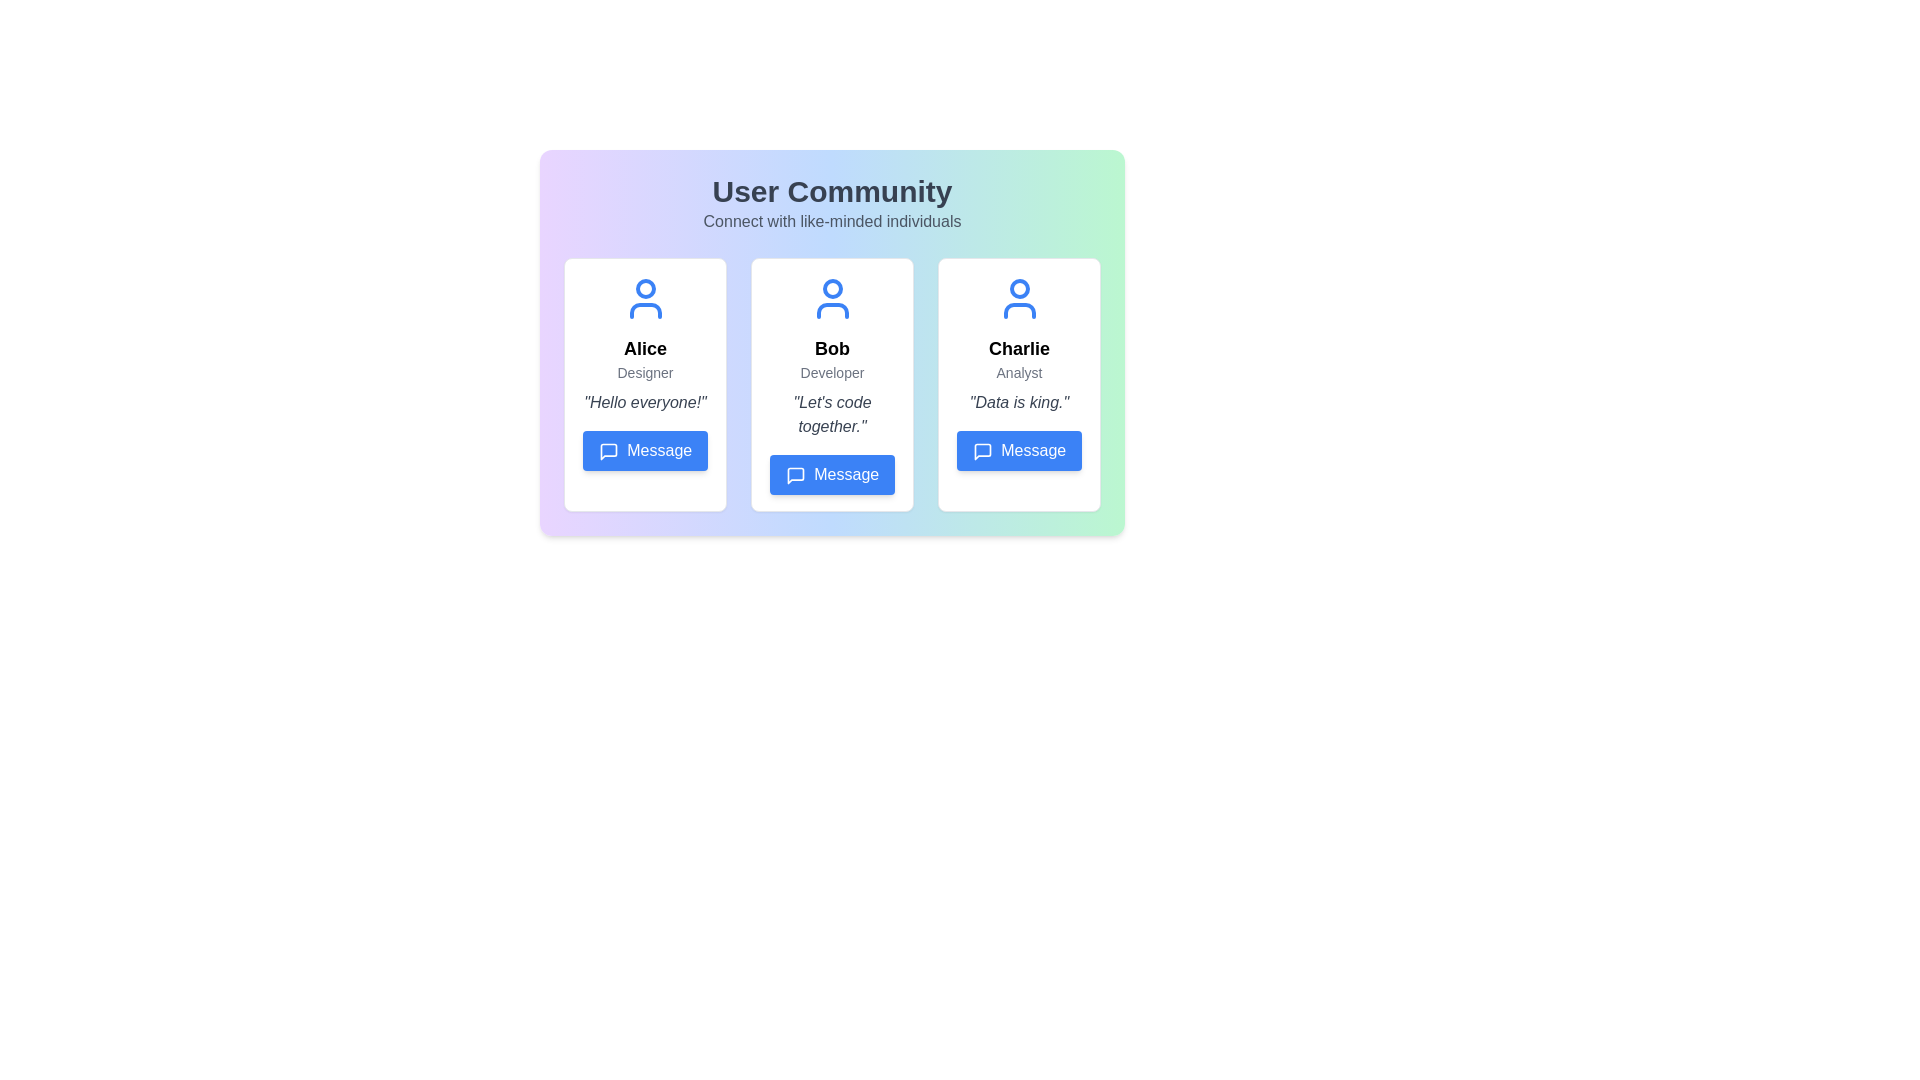  I want to click on the blue button with rounded corners labeled 'Message', located beneath the text 'Hello everyone!' in Alice's profile card, so click(645, 451).